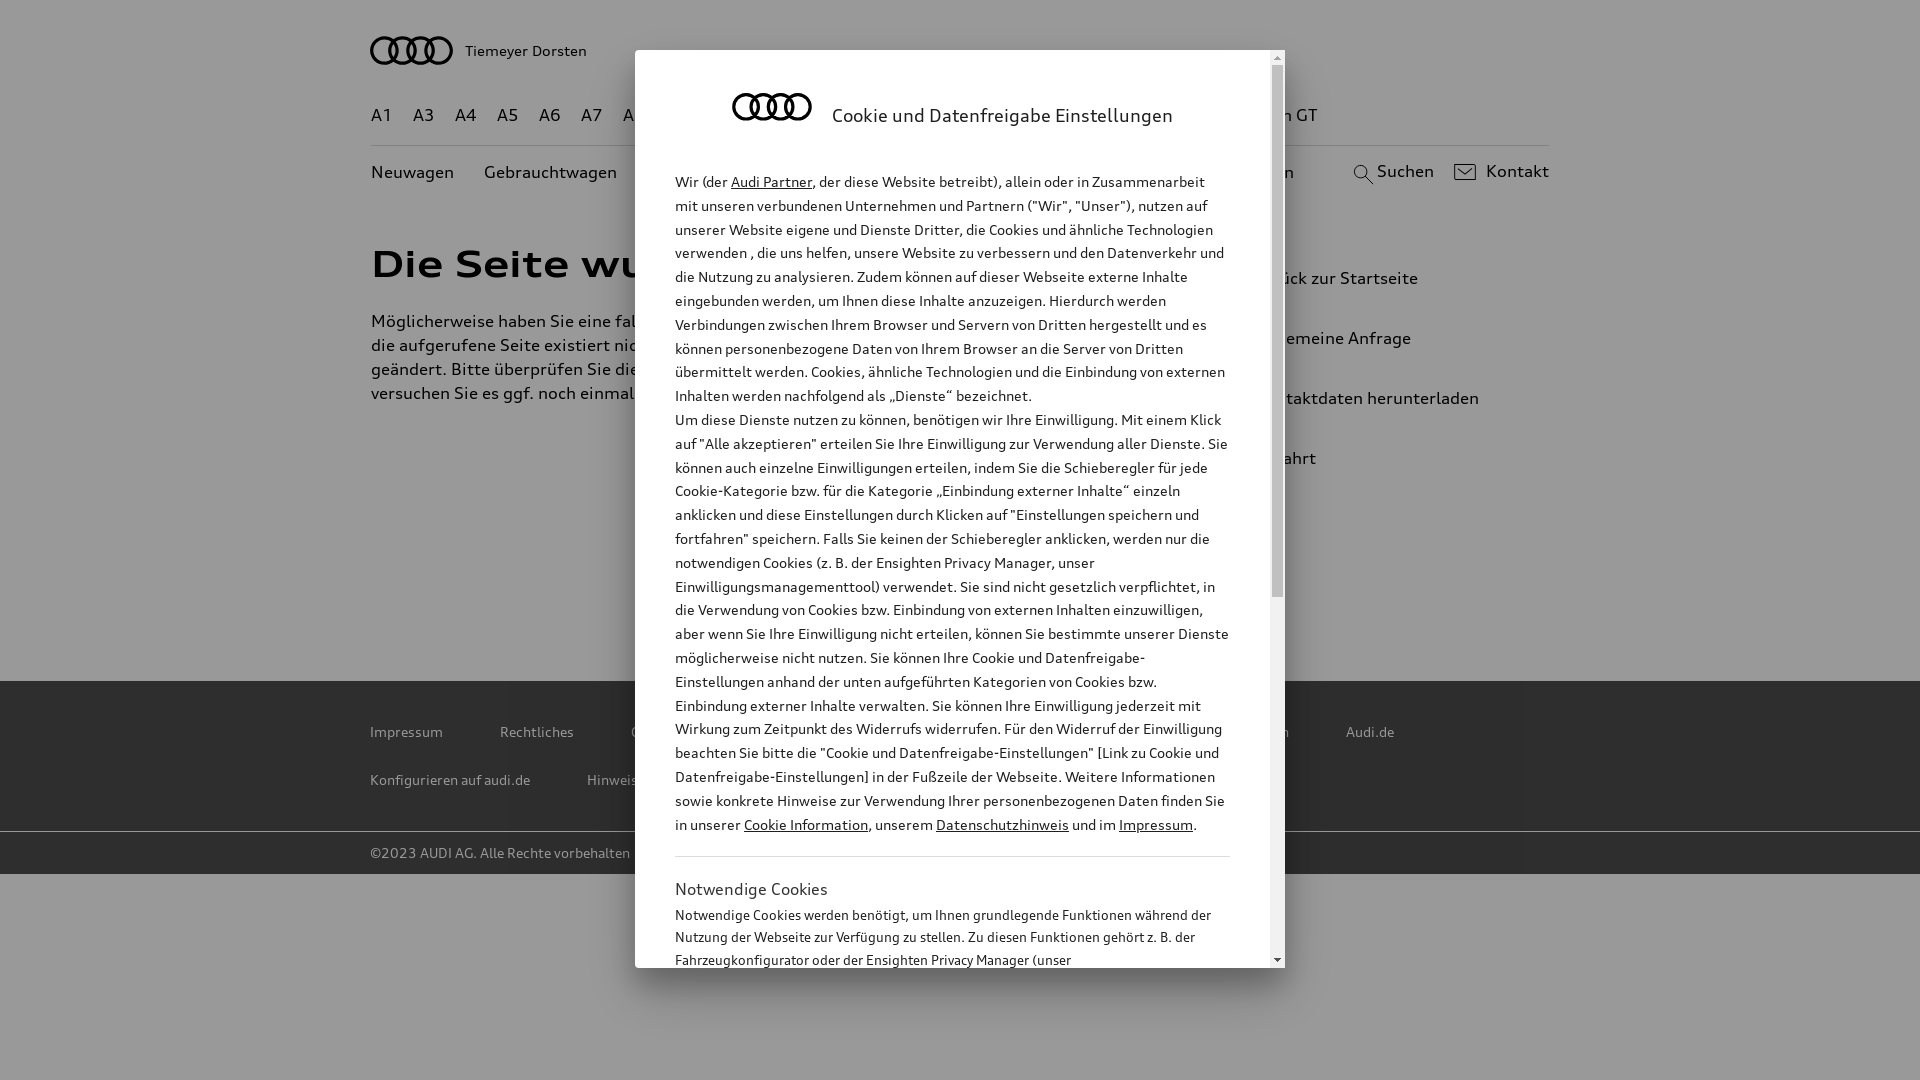 Image resolution: width=1920 pixels, height=1080 pixels. I want to click on 'Q5', so click(858, 115).